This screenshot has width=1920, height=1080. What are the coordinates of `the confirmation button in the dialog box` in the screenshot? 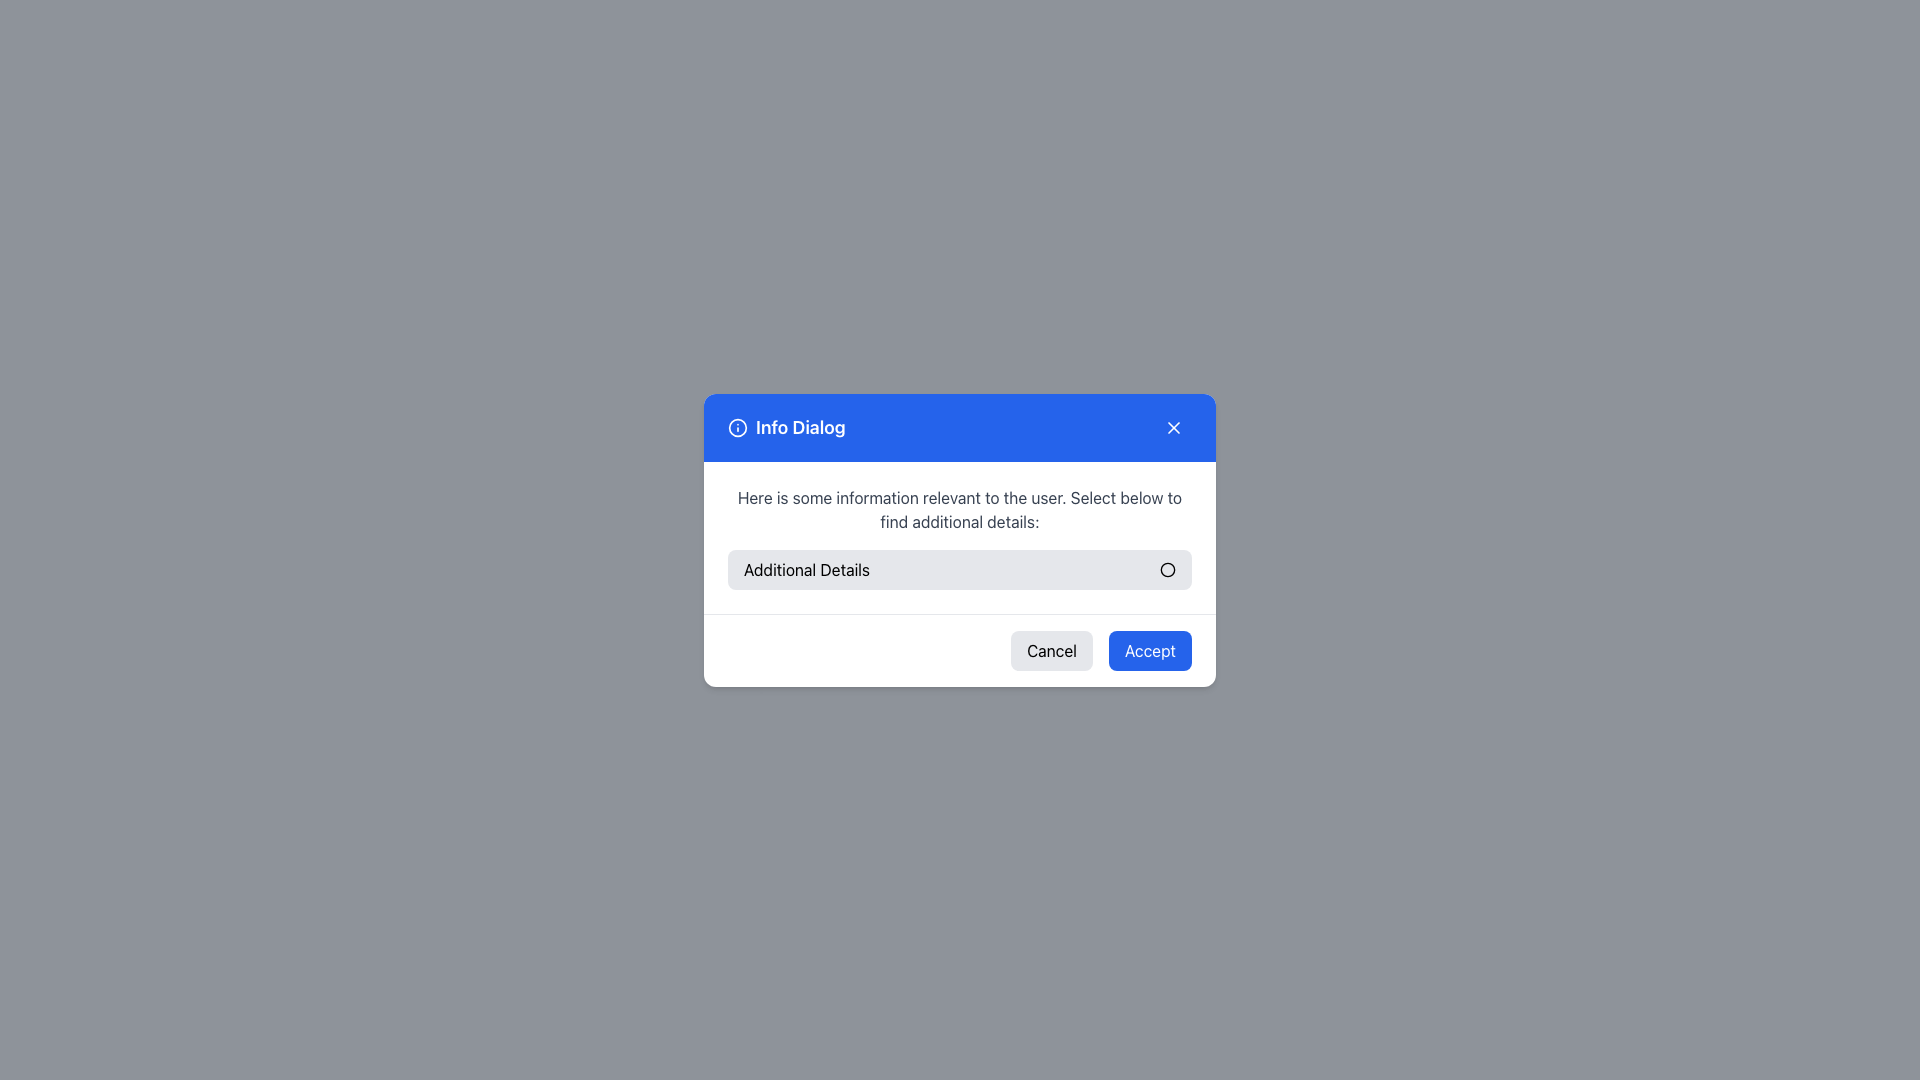 It's located at (1150, 650).